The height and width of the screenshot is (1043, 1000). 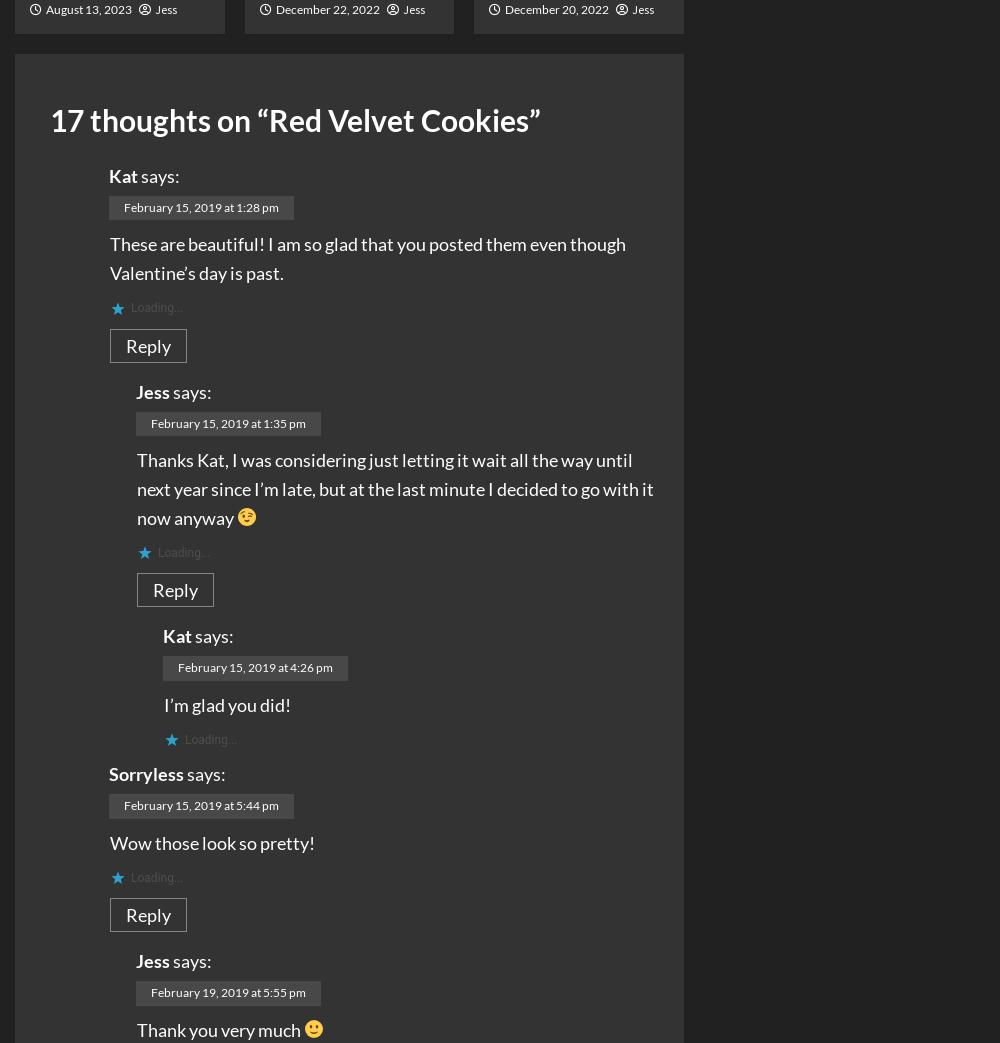 I want to click on 'December 22, 2022', so click(x=275, y=7).